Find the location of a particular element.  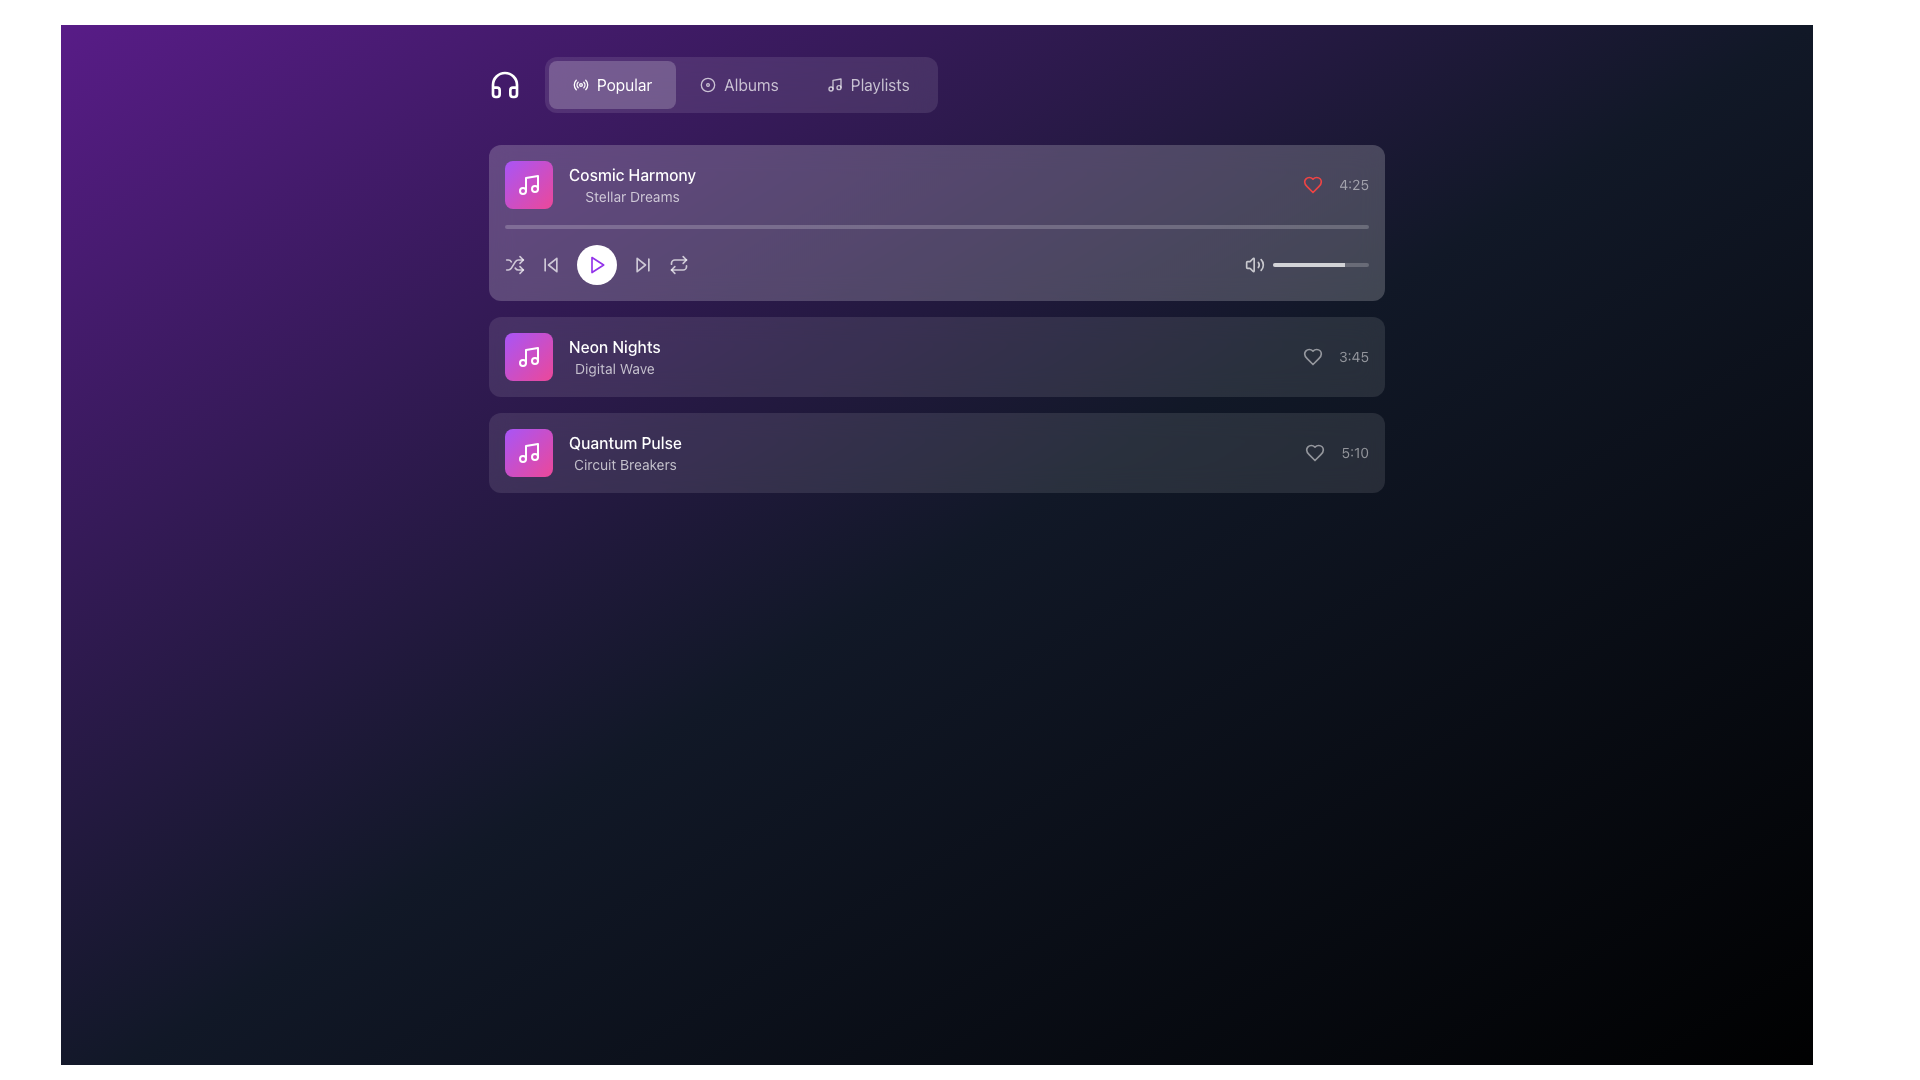

the shuffle button icon located in the playback controls section, the first icon to the left under the 'Cosmic Harmony' song title is located at coordinates (514, 264).